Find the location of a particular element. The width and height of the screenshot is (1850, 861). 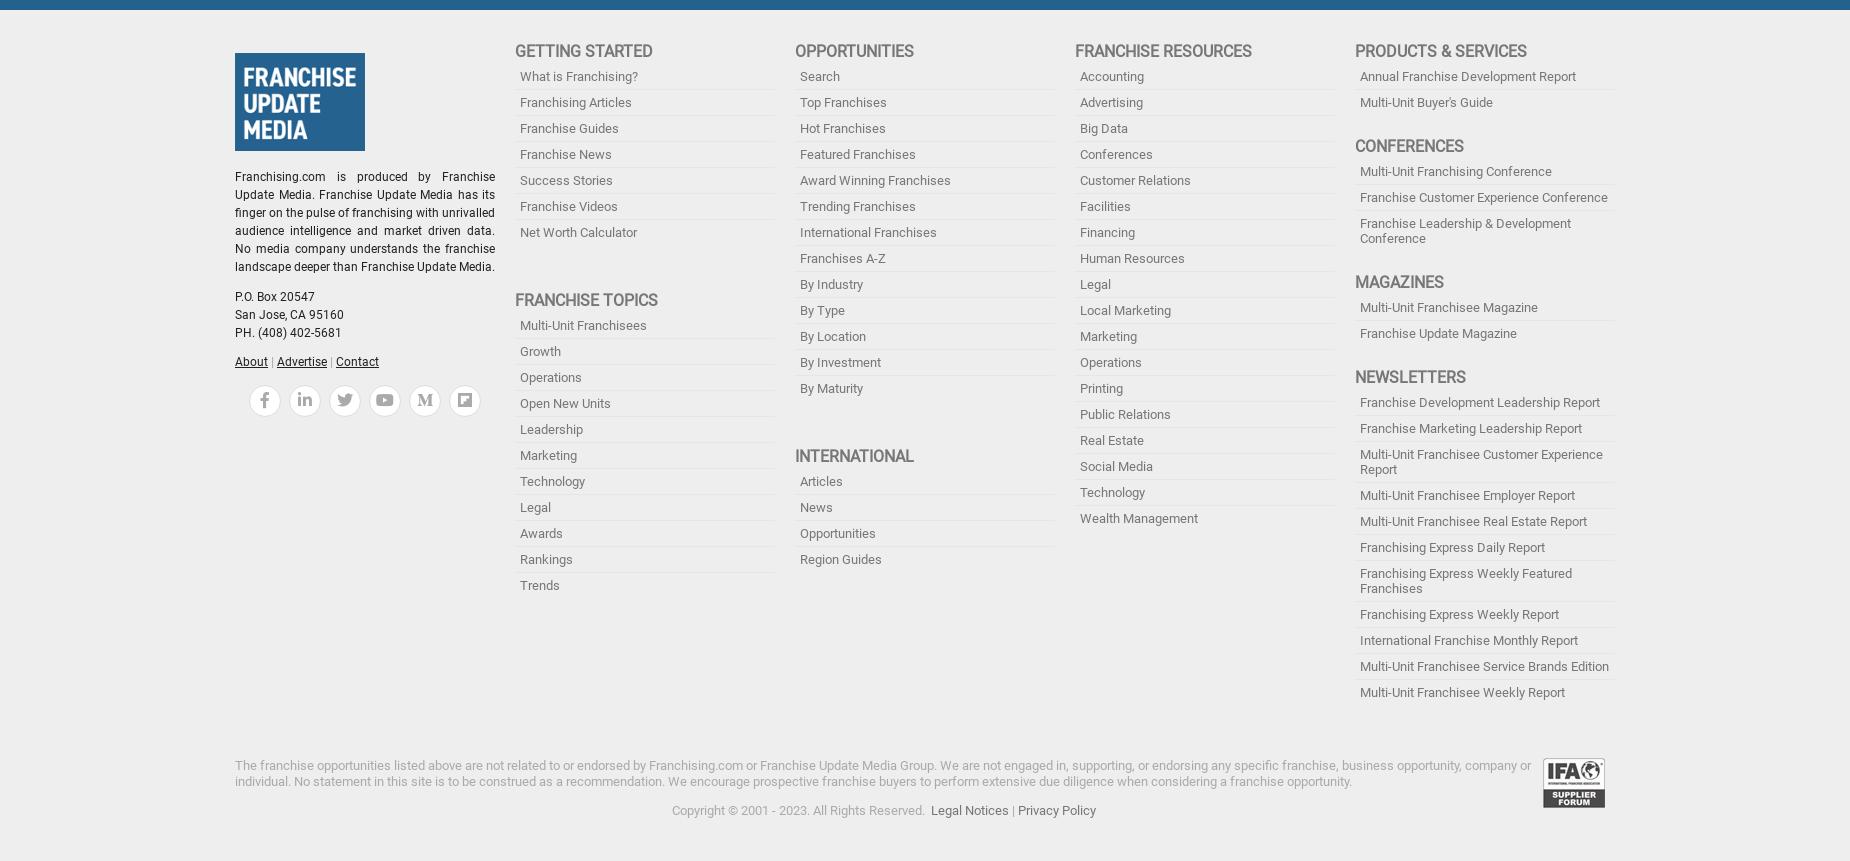

'Franchise Customer Experience Conference' is located at coordinates (1484, 196).